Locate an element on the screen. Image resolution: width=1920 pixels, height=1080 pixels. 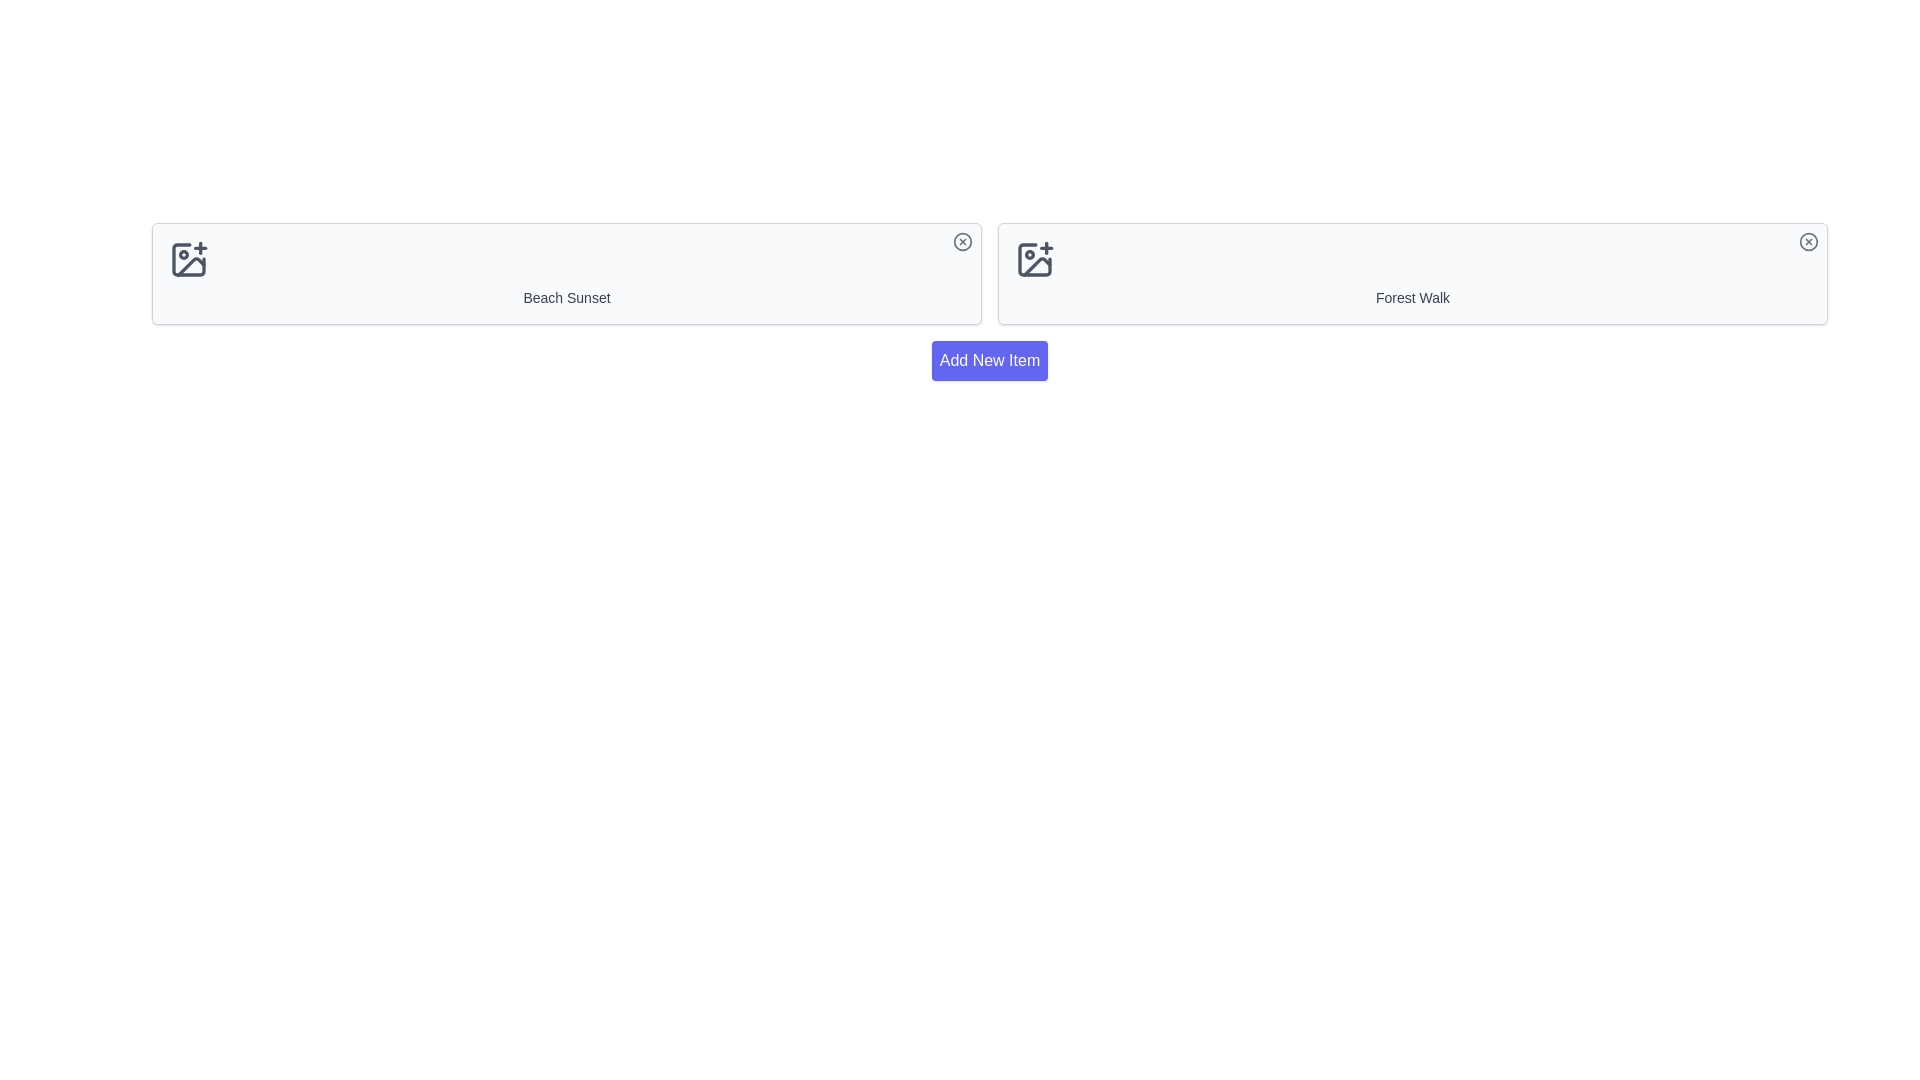
the 'Add New Item' button, which has a blue background and white text, located below the 'Beach Sunset' and 'Forest Walk' elements is located at coordinates (989, 361).